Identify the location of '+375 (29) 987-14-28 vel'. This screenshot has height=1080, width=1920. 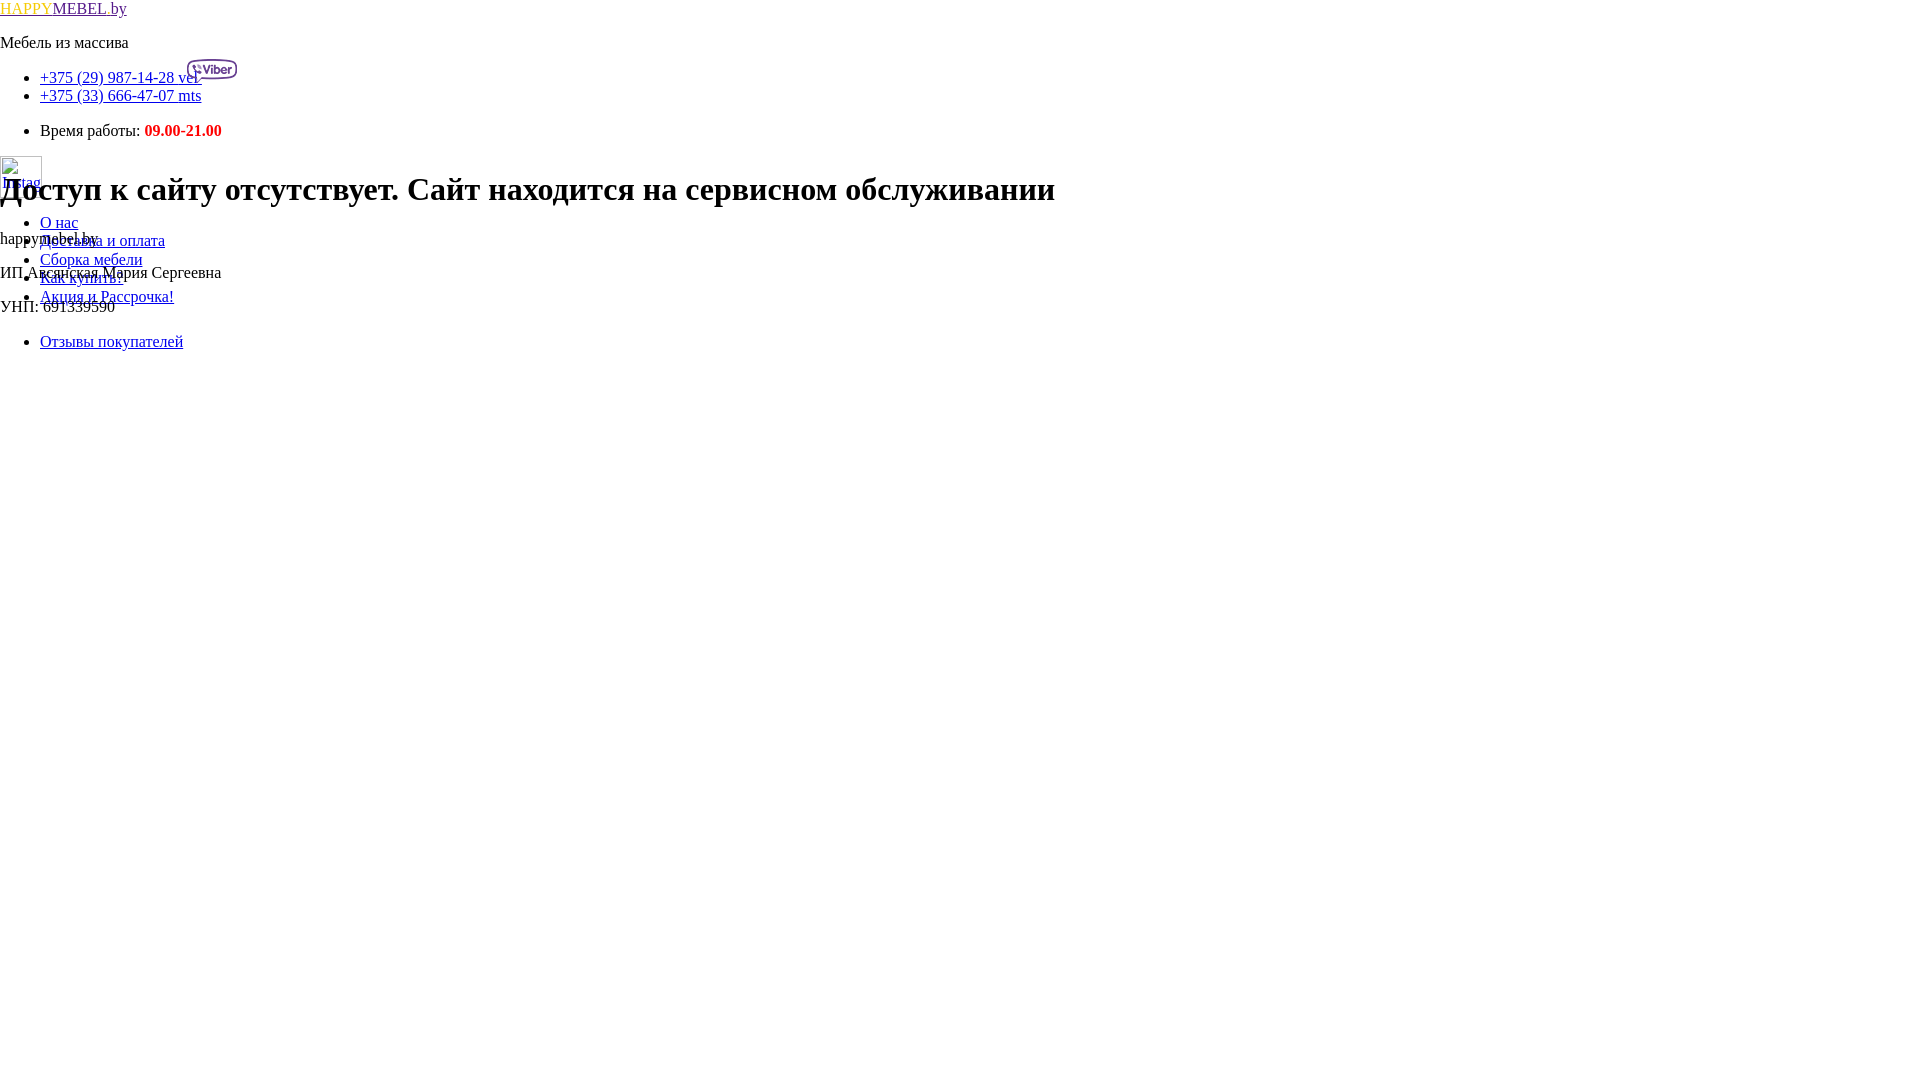
(137, 76).